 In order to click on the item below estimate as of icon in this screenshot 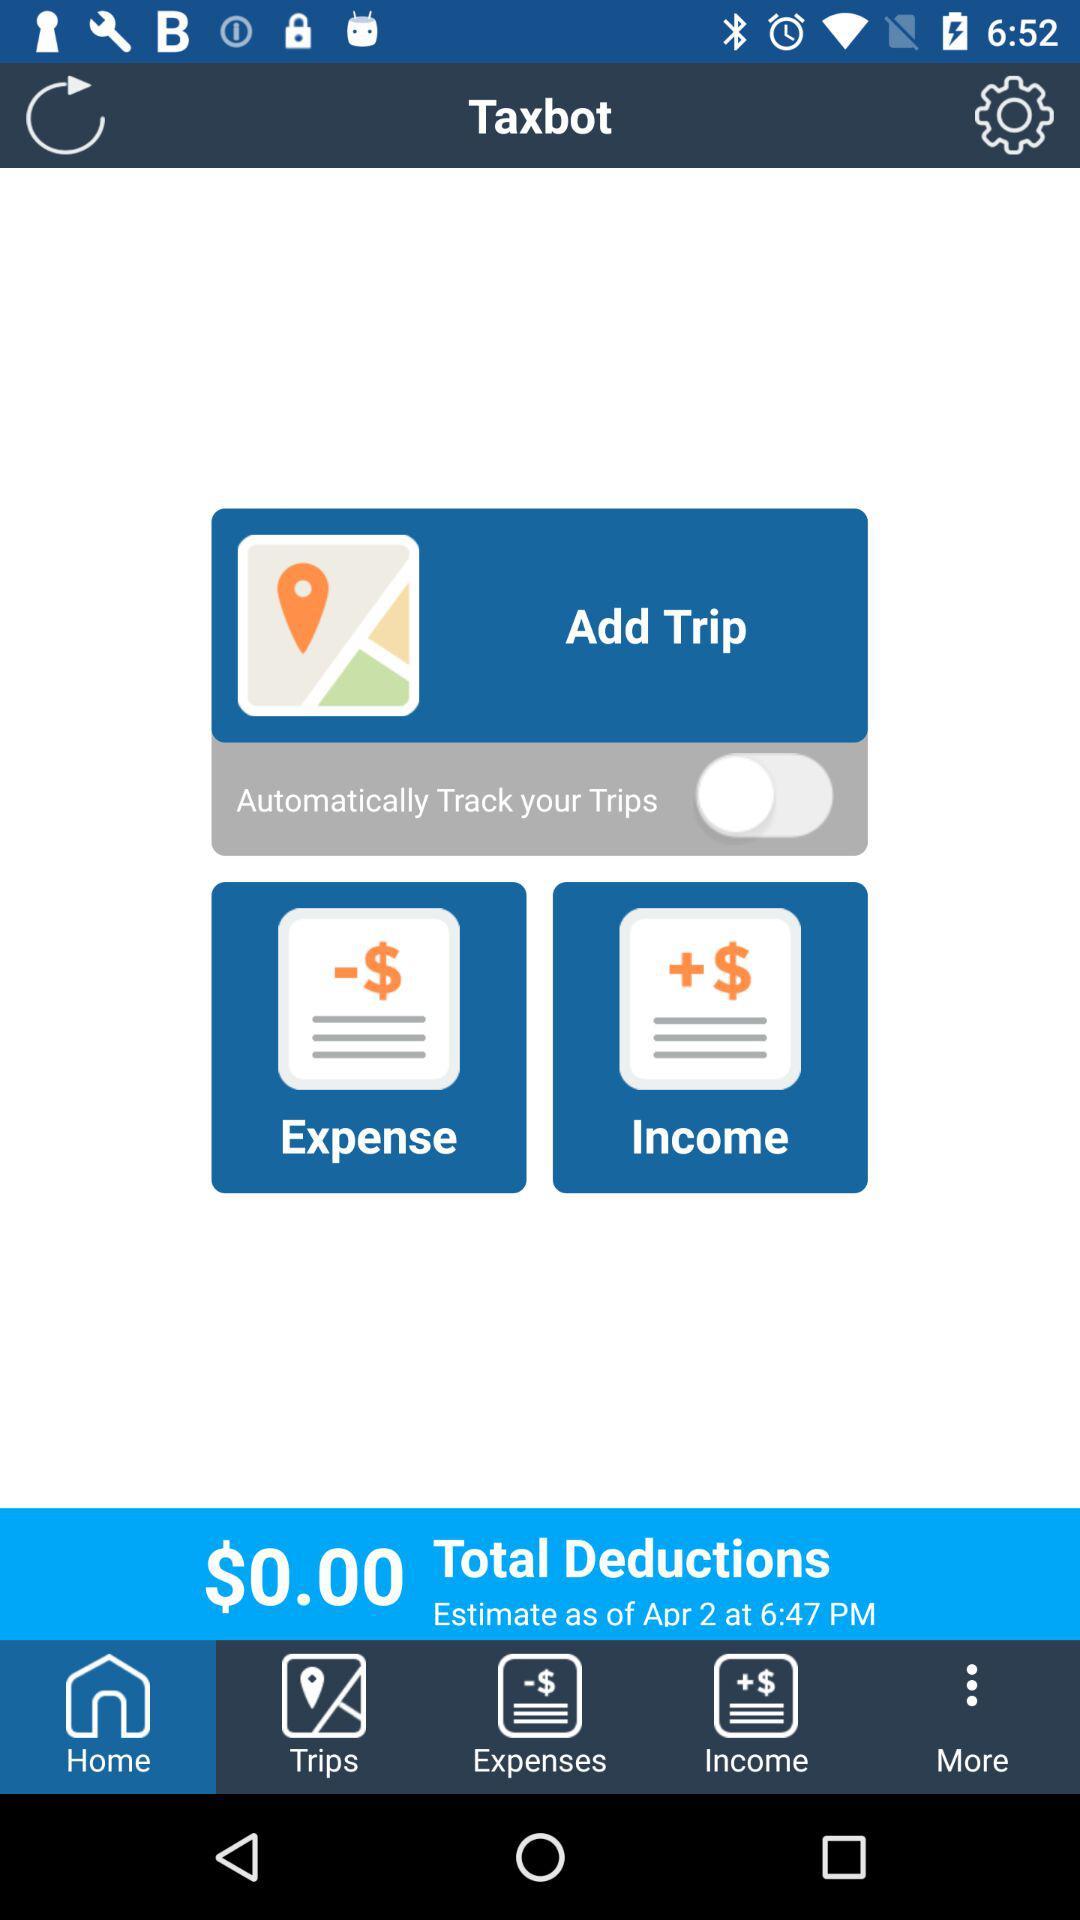, I will do `click(971, 1716)`.